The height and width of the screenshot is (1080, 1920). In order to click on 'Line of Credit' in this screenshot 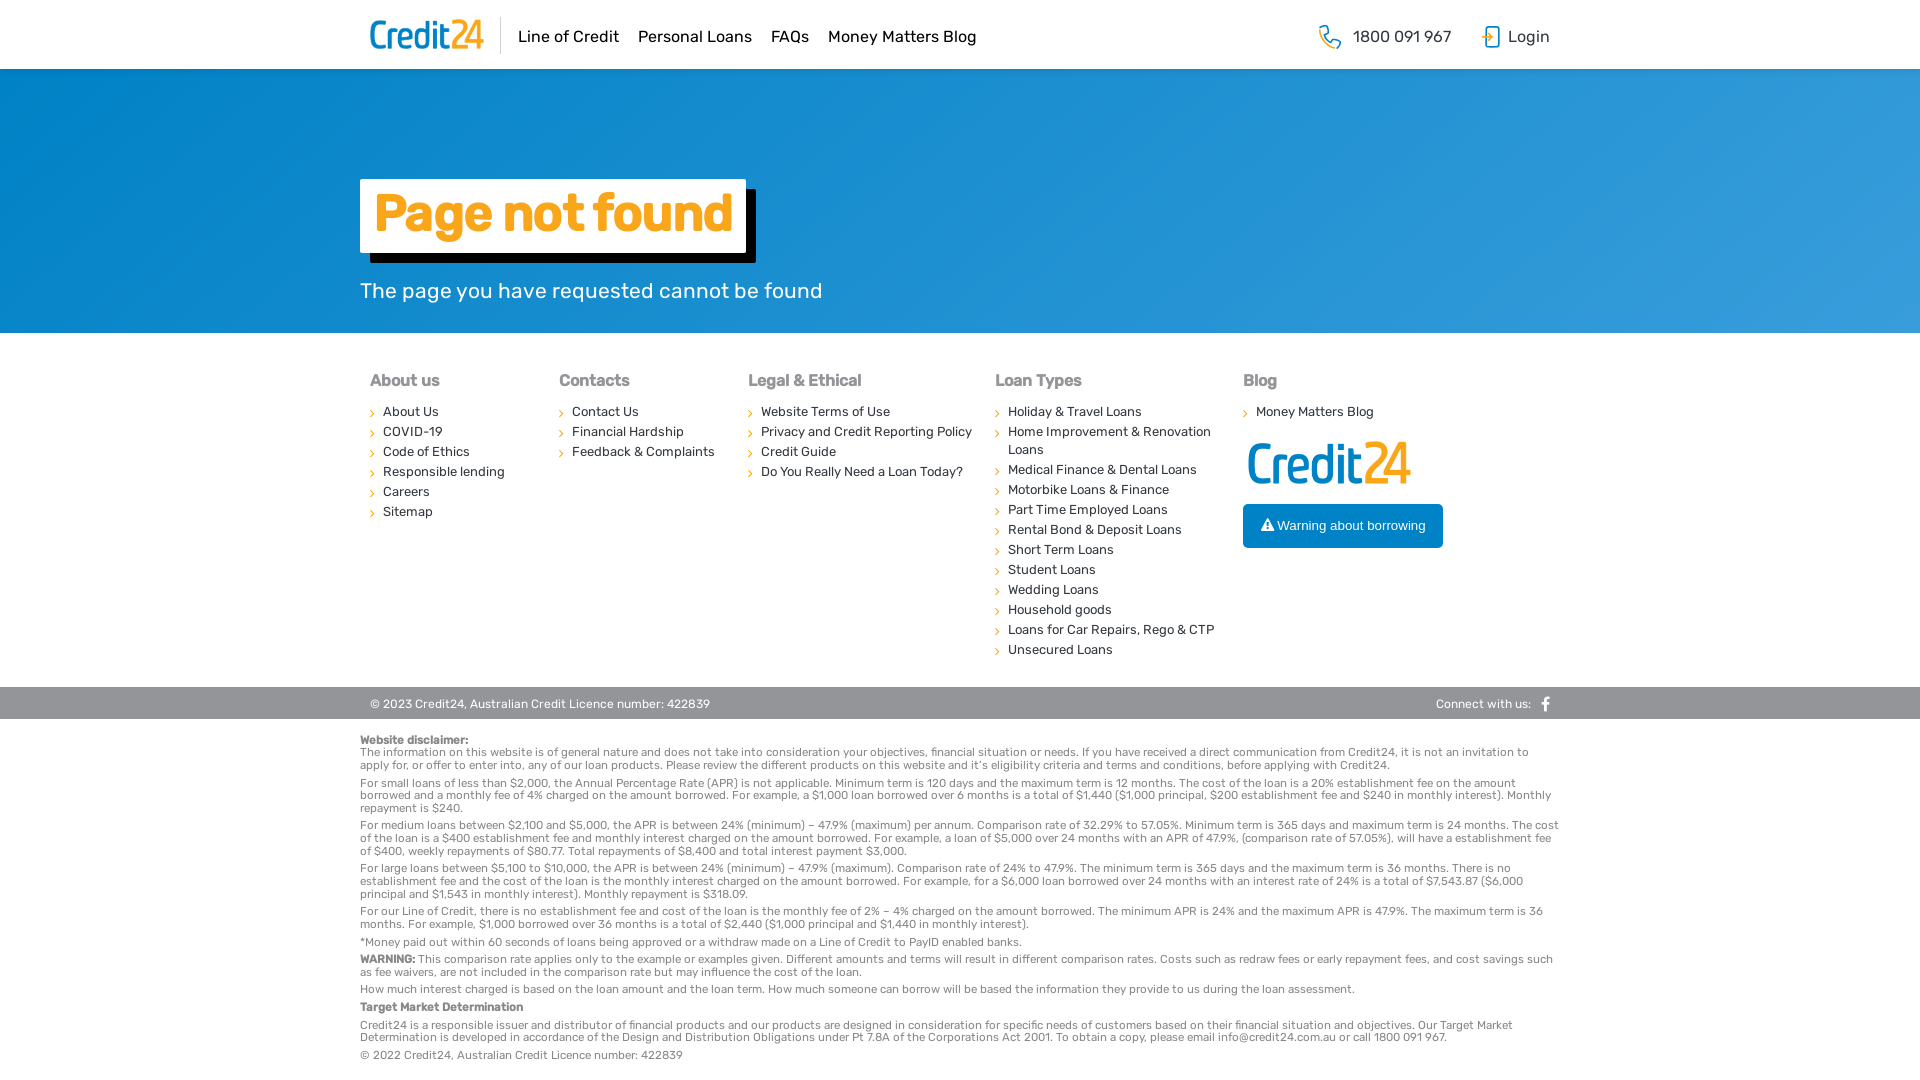, I will do `click(567, 35)`.